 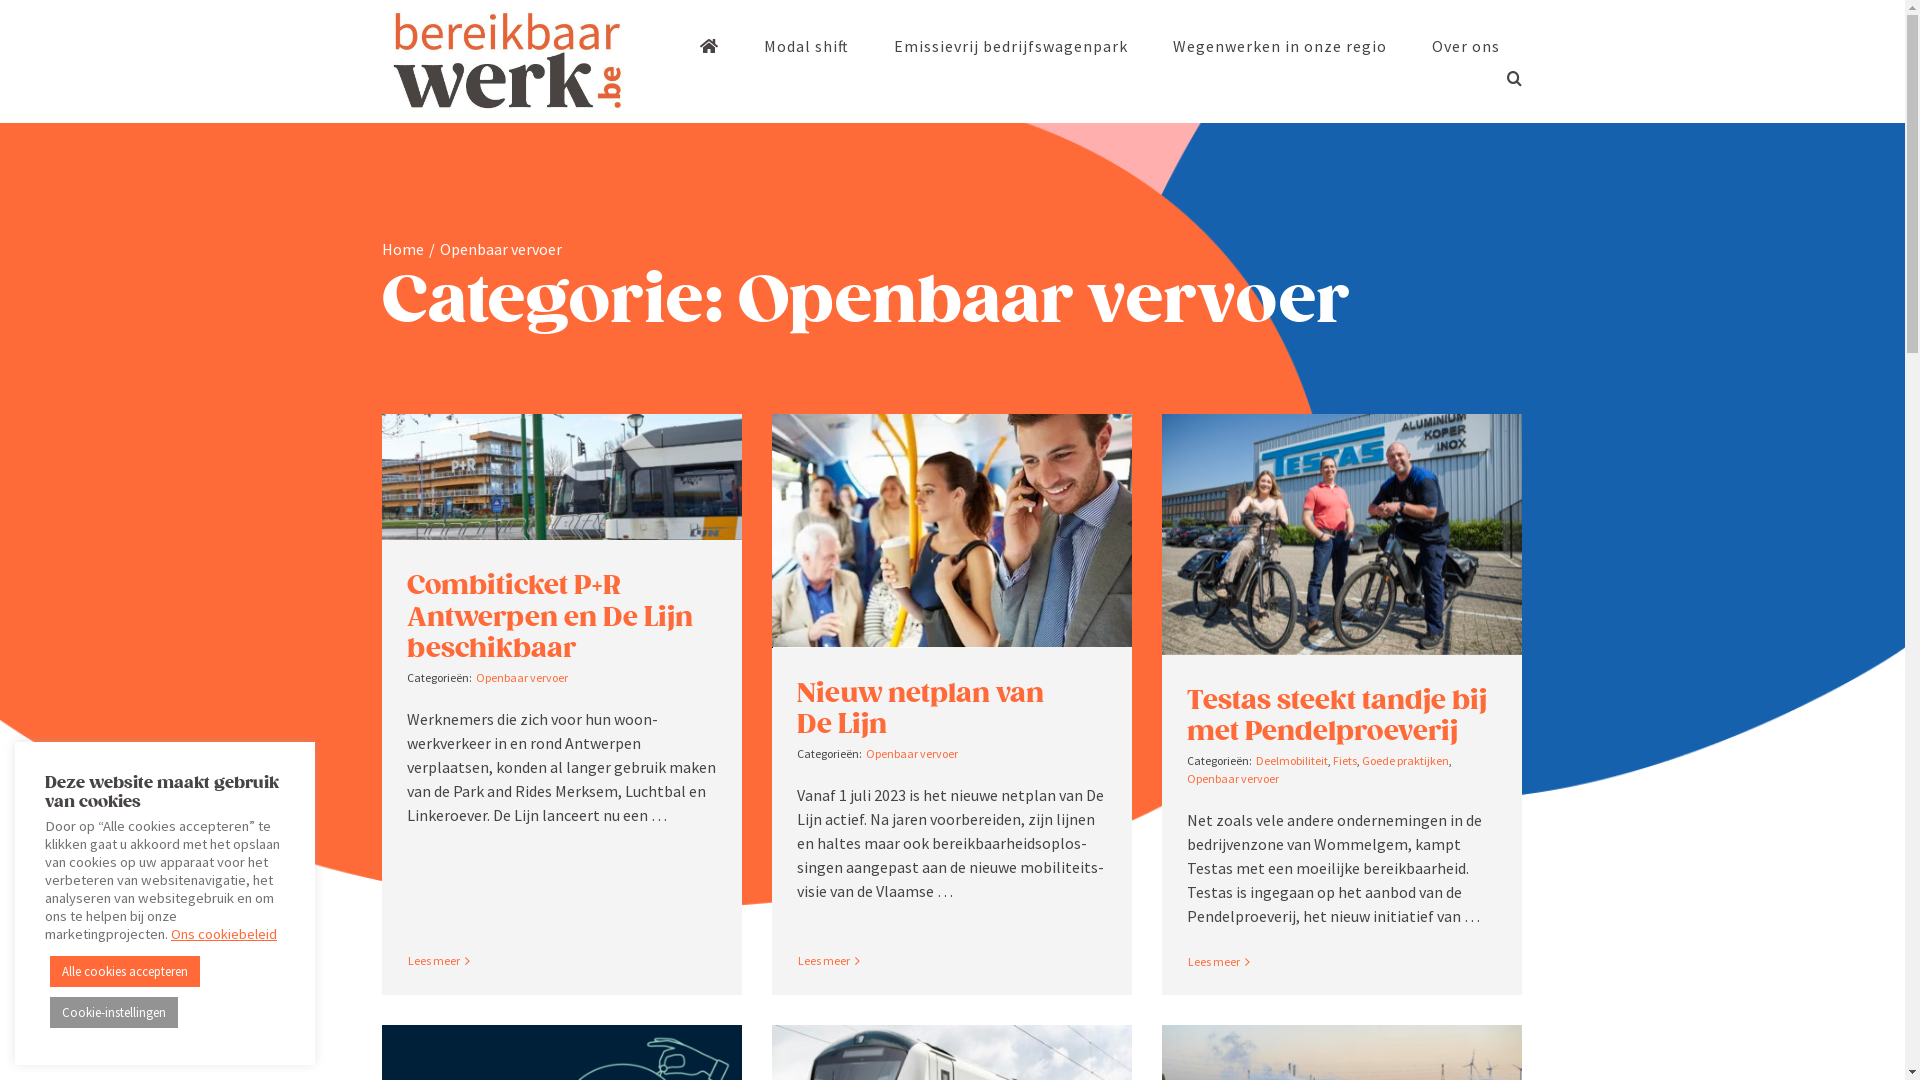 I want to click on 'Modal shift', so click(x=806, y=45).